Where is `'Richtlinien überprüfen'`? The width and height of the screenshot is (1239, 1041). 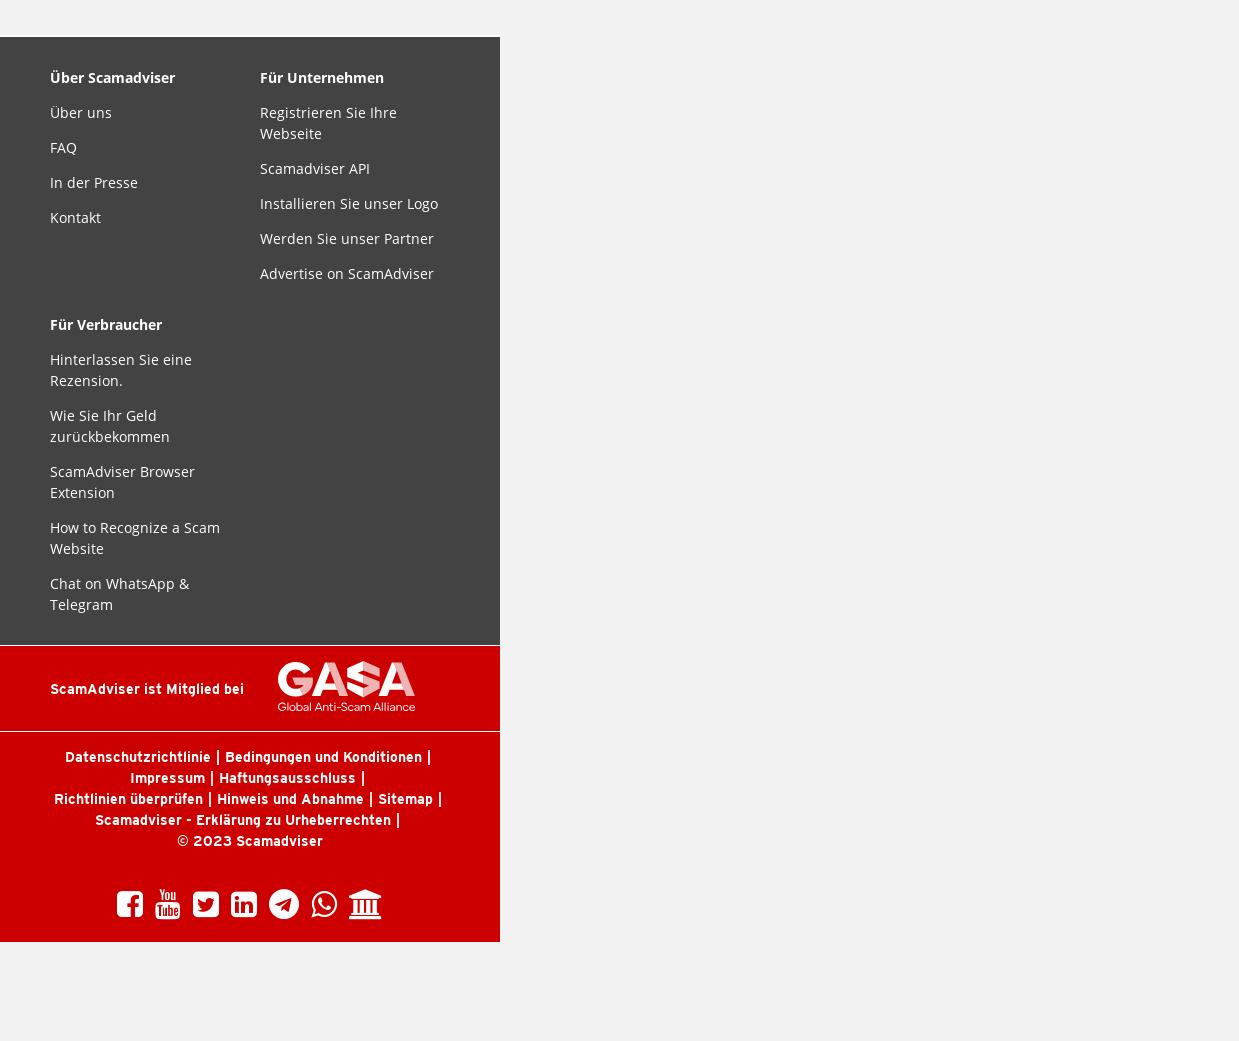 'Richtlinien überprüfen' is located at coordinates (127, 798).